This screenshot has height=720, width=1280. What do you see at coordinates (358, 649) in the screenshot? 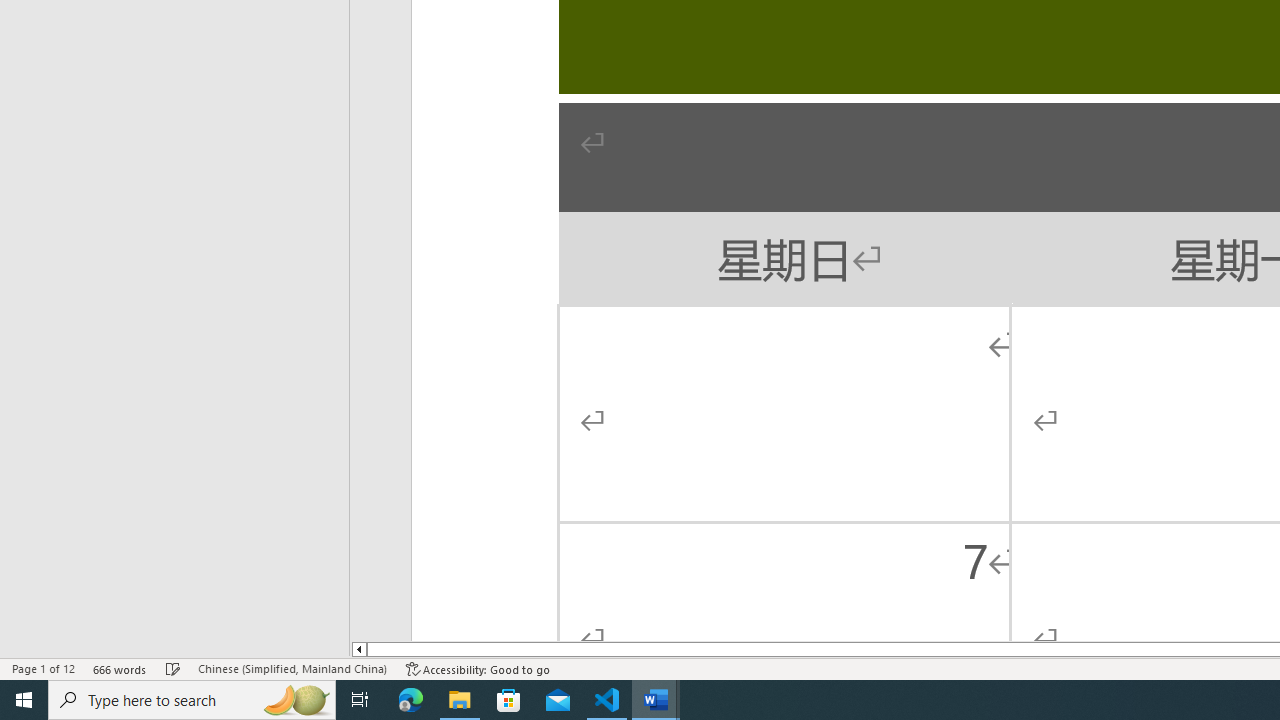
I see `'Column left'` at bounding box center [358, 649].